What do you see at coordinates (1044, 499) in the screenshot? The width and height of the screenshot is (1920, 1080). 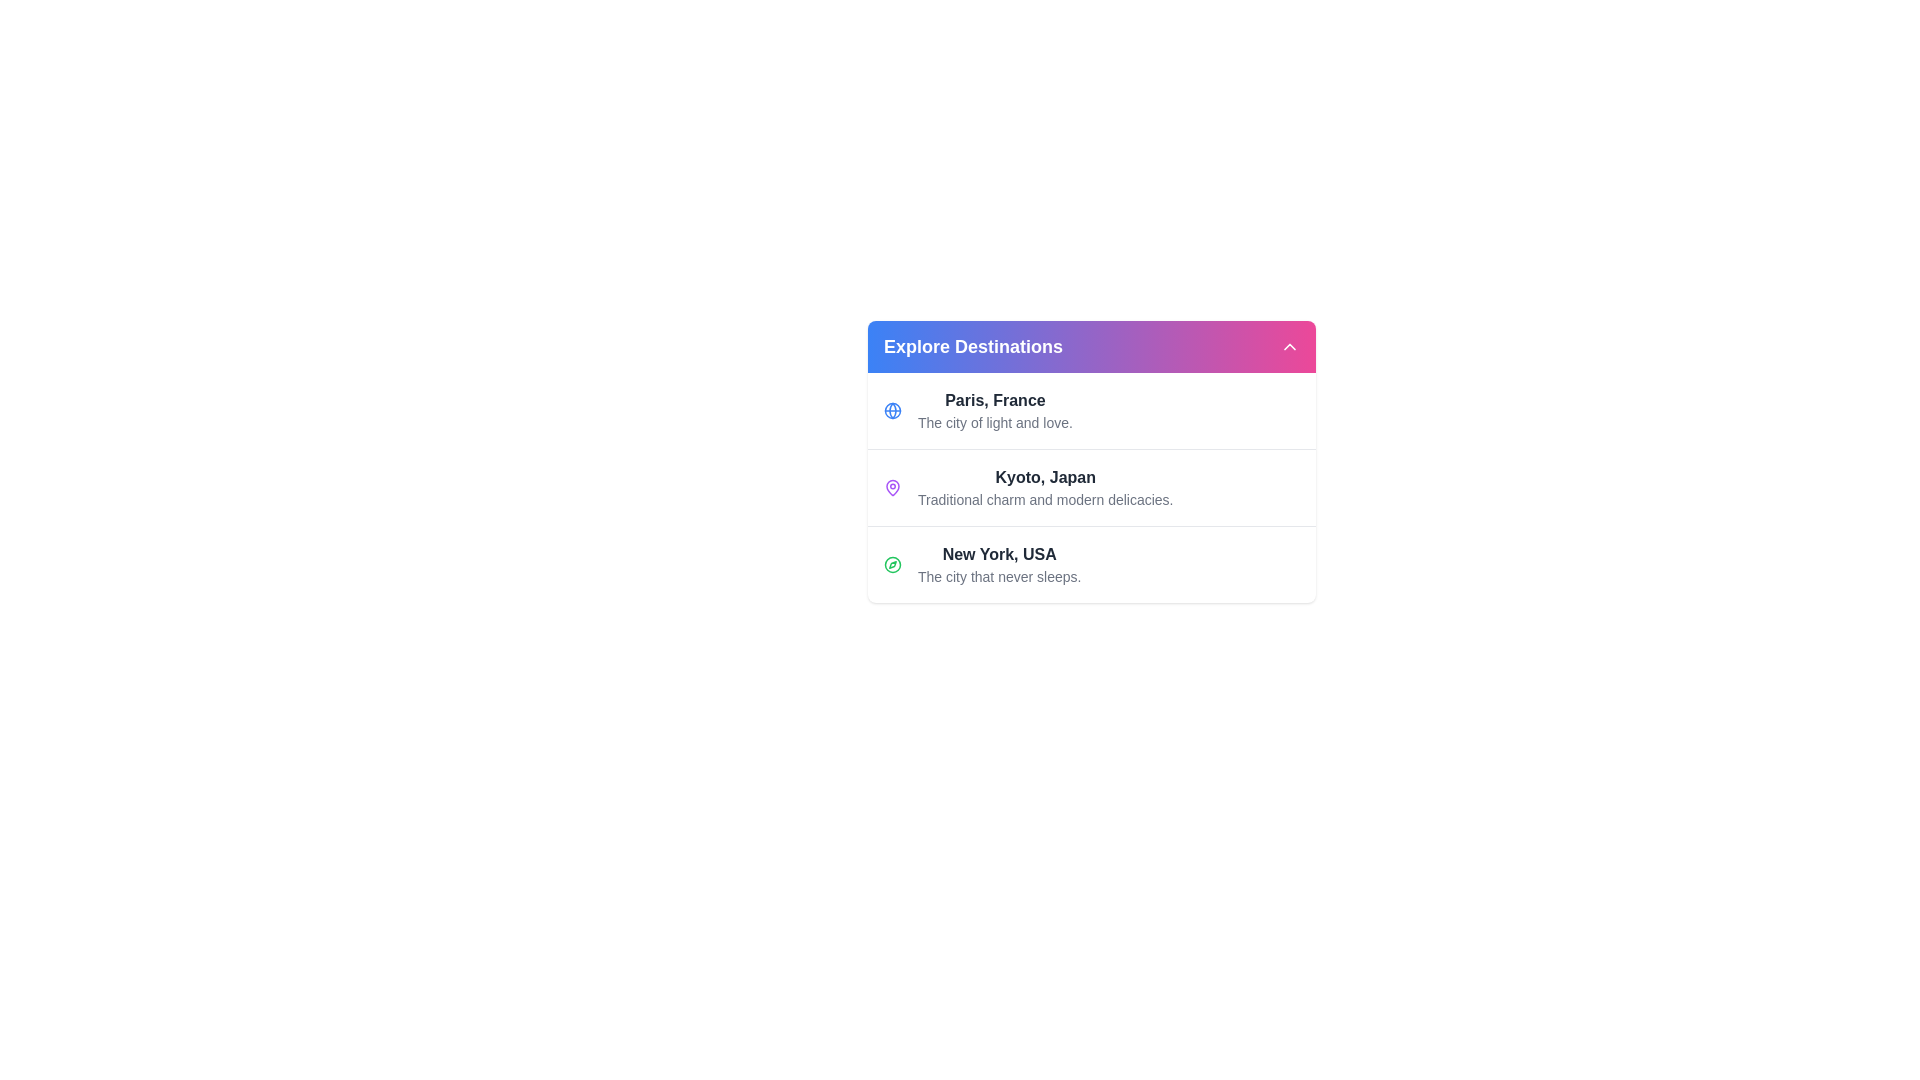 I see `the descriptive text element displaying 'Traditional charm and modern delicacies,' which is located directly beneath the title 'Kyoto, Japan' in the 'Explore Destinations' list` at bounding box center [1044, 499].